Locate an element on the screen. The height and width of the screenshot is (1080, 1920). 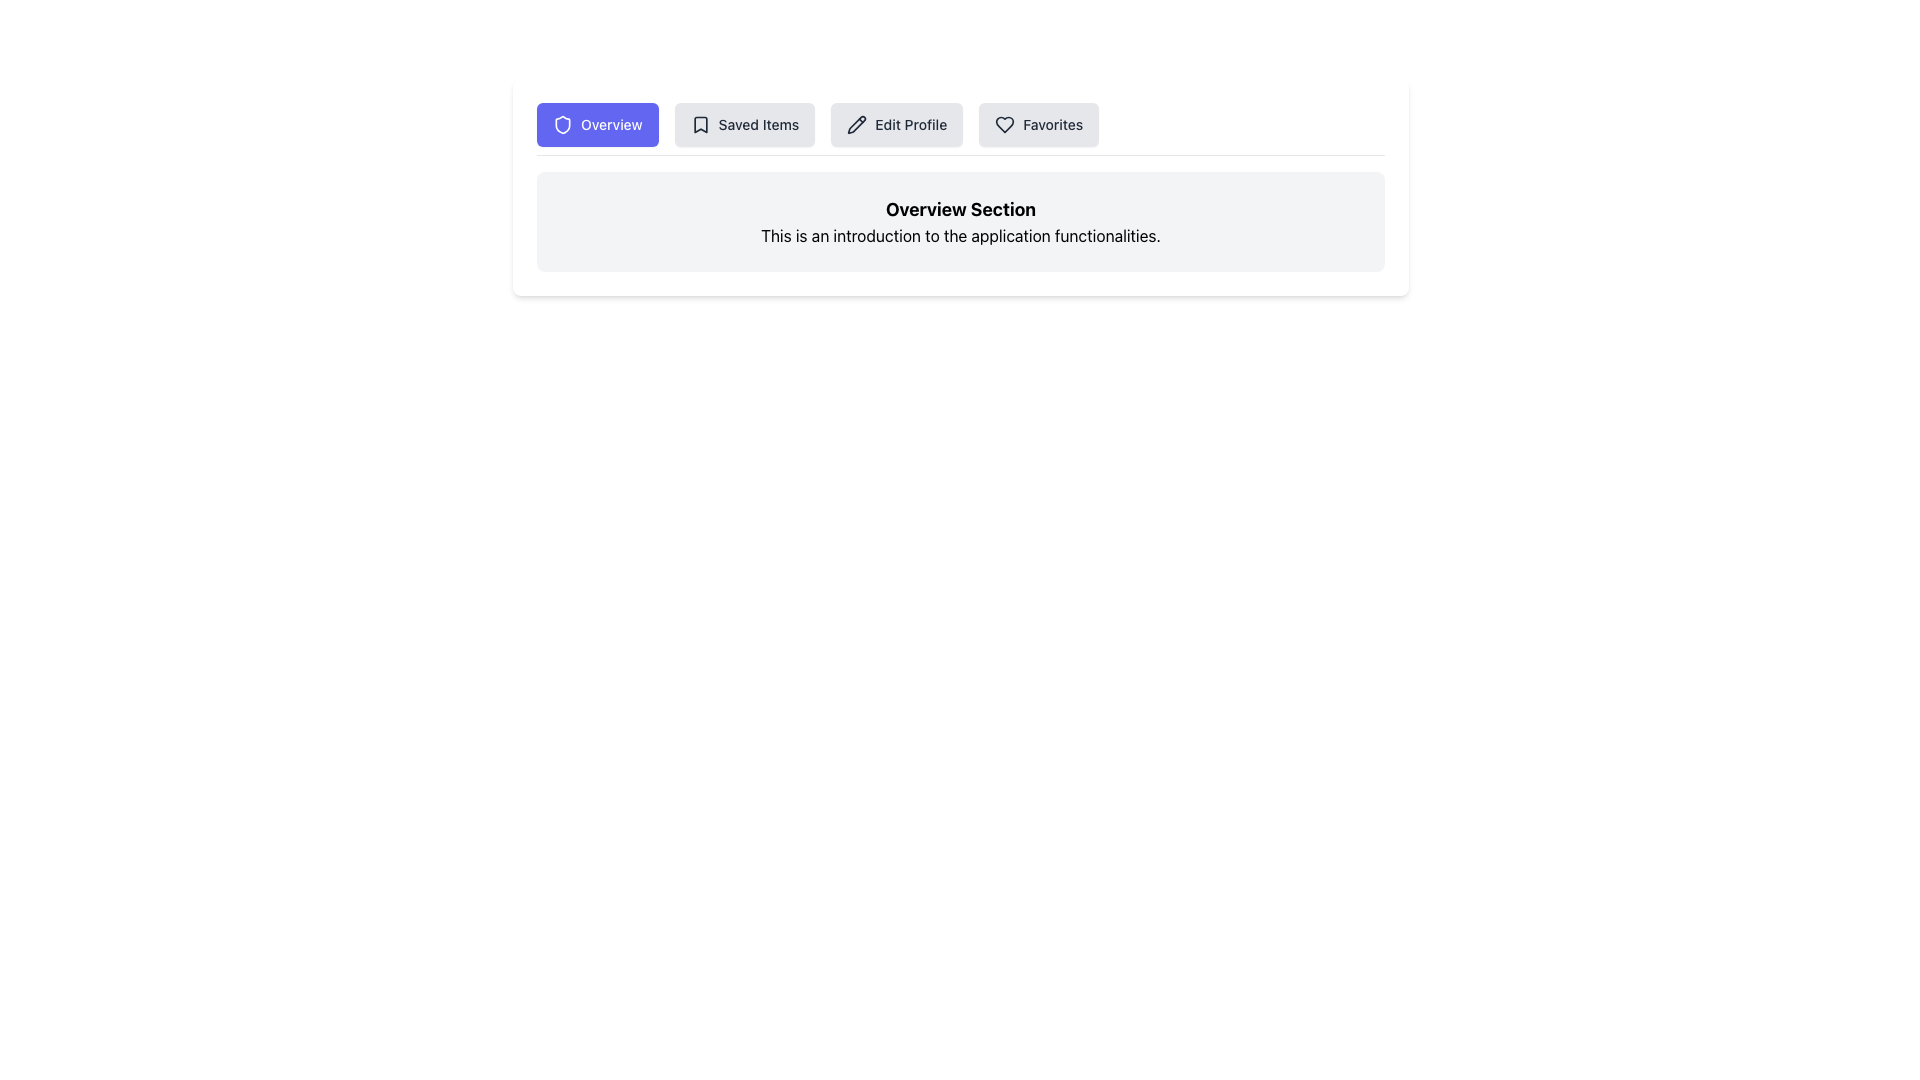
the blue 'Overview' button with rounded corners, which is the first button in a row of four at the top of the interface is located at coordinates (596, 124).